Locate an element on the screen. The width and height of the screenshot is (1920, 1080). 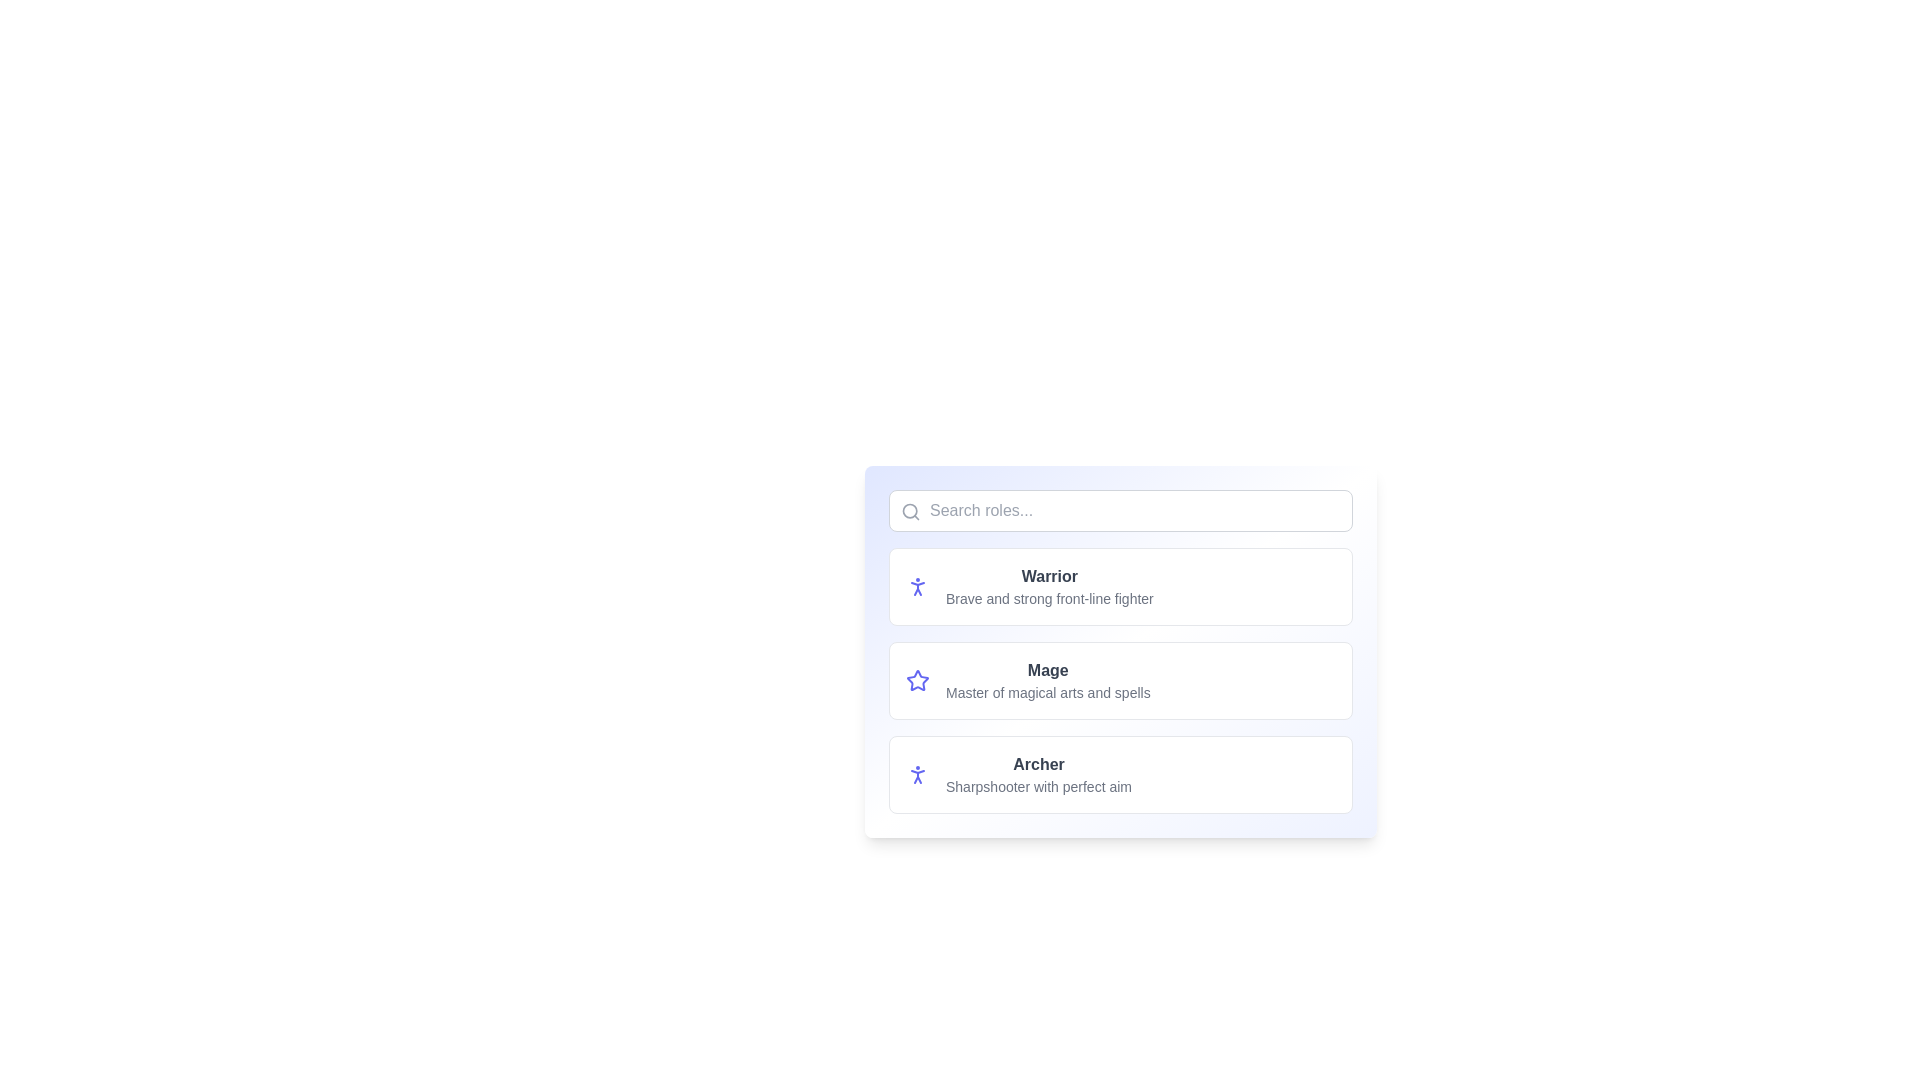
the 'Warrior' role icon located in the topmost section of the roles list, adjacent to the 'Warrior' text and description is located at coordinates (916, 585).